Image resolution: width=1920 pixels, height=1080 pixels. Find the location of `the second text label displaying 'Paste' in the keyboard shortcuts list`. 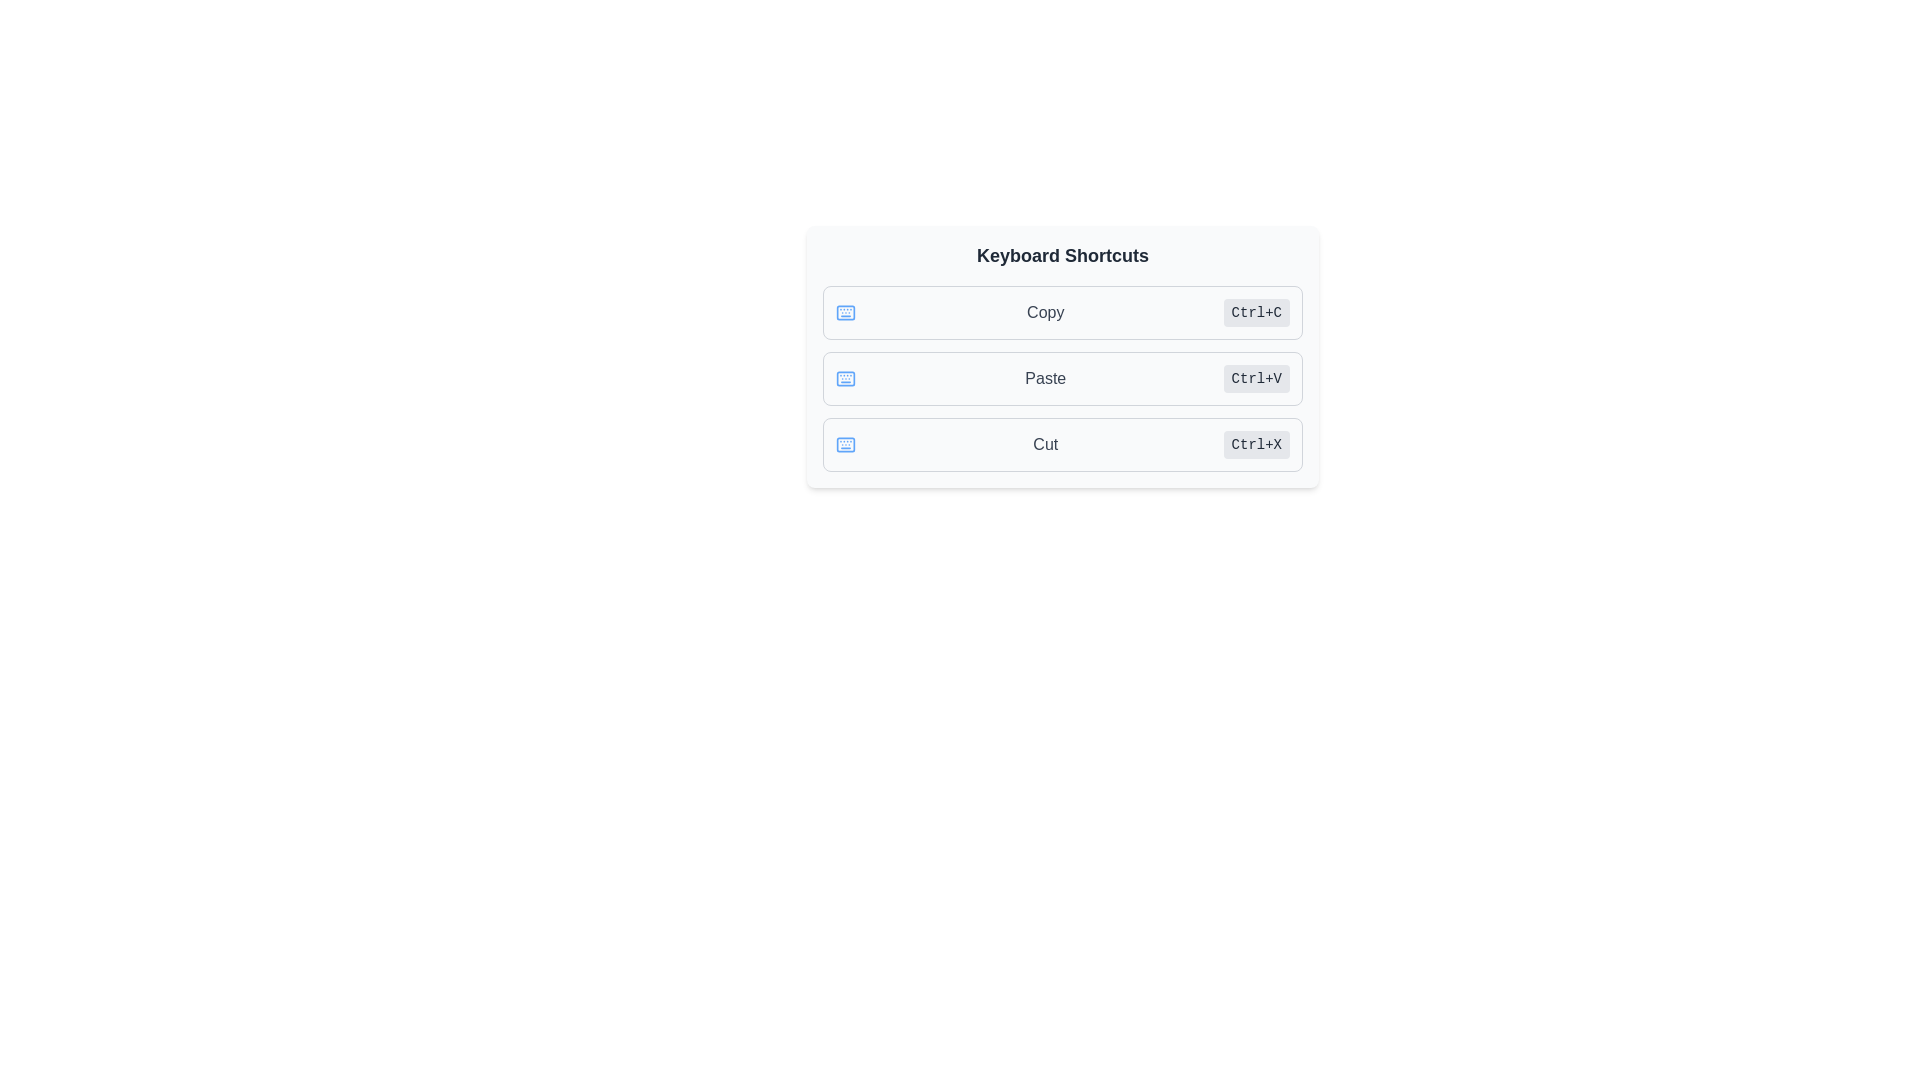

the second text label displaying 'Paste' in the keyboard shortcuts list is located at coordinates (1044, 378).